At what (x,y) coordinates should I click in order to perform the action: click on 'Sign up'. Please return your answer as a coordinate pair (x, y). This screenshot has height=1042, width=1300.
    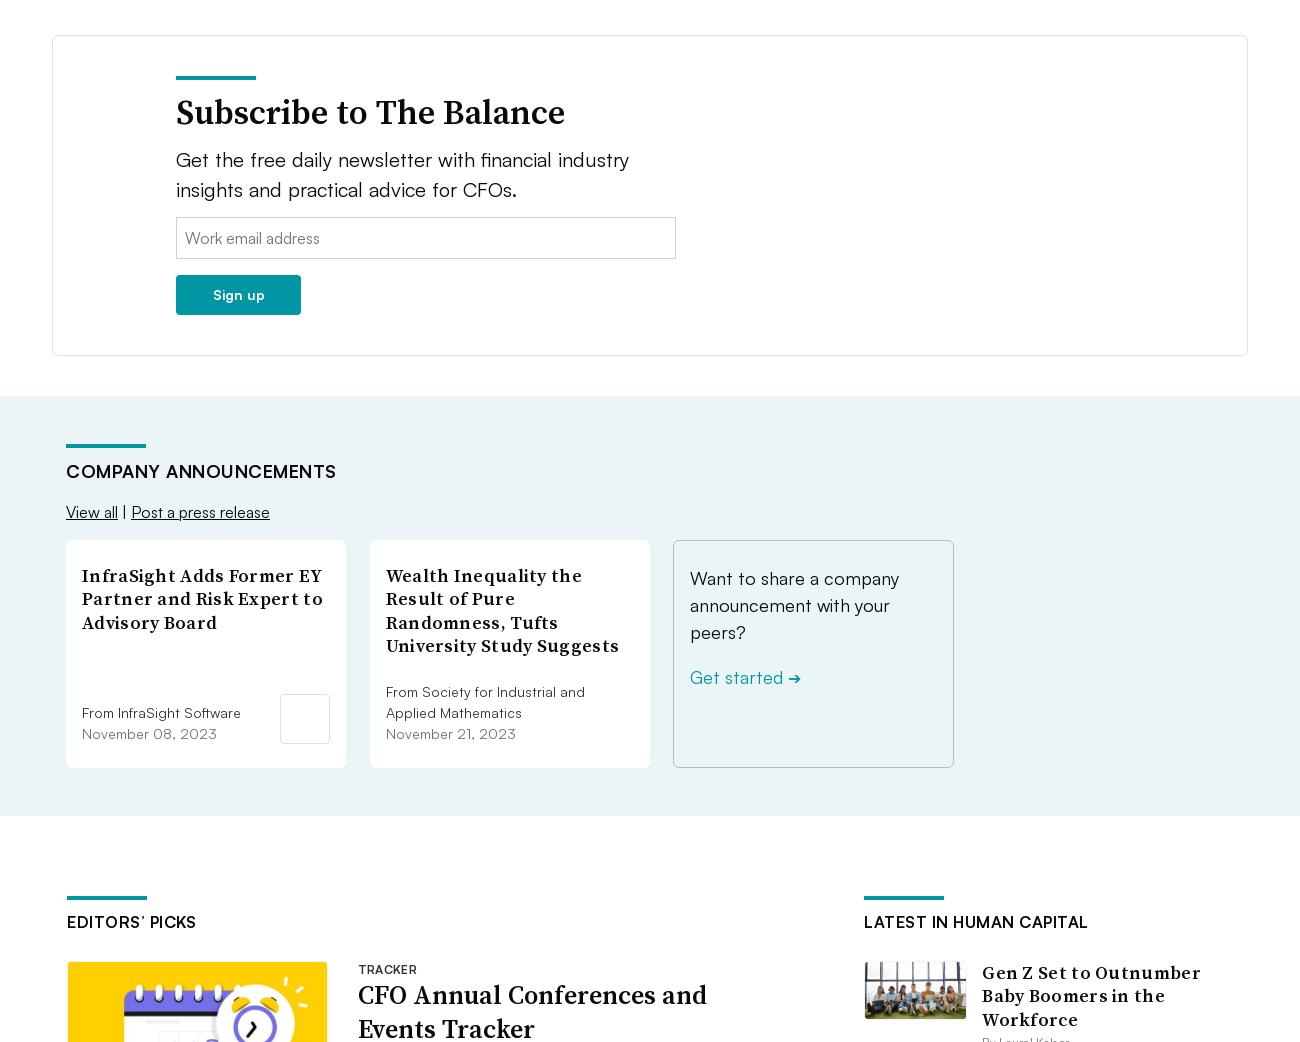
    Looking at the image, I should click on (237, 293).